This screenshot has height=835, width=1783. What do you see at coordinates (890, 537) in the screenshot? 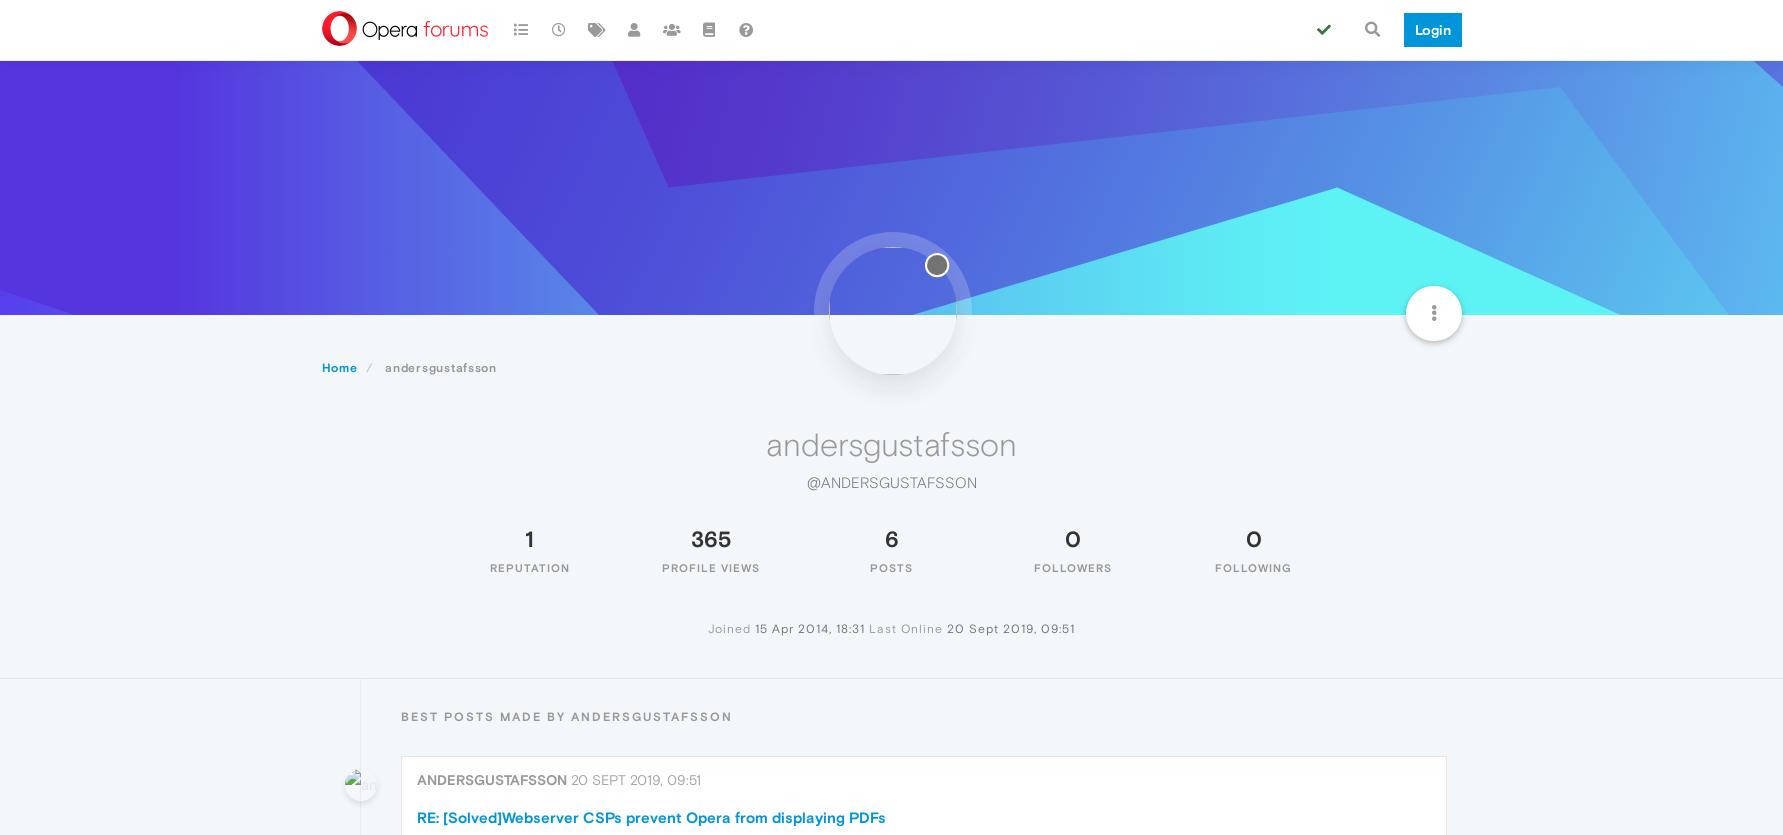
I see `'6'` at bounding box center [890, 537].